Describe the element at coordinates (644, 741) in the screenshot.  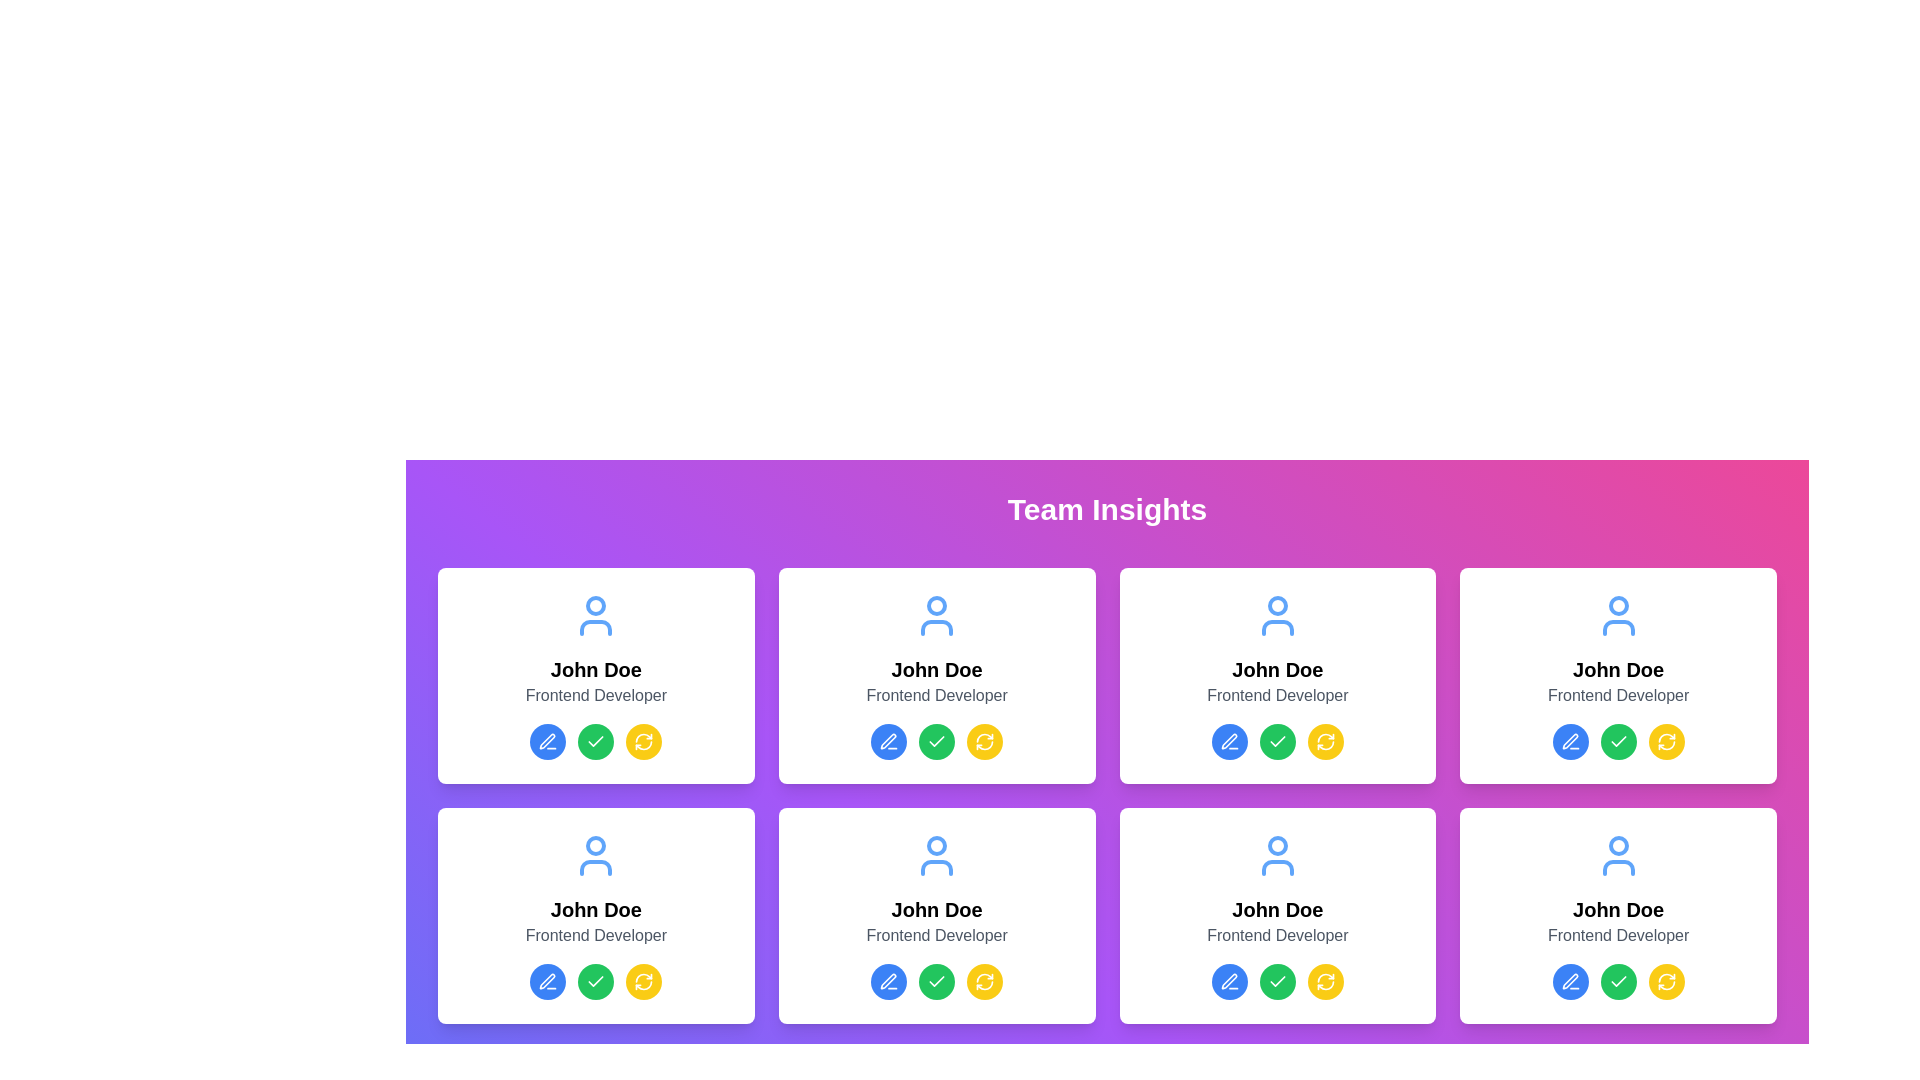
I see `the circular button with a yellow background and a white refresh icon at its center to observe the hover effect` at that location.